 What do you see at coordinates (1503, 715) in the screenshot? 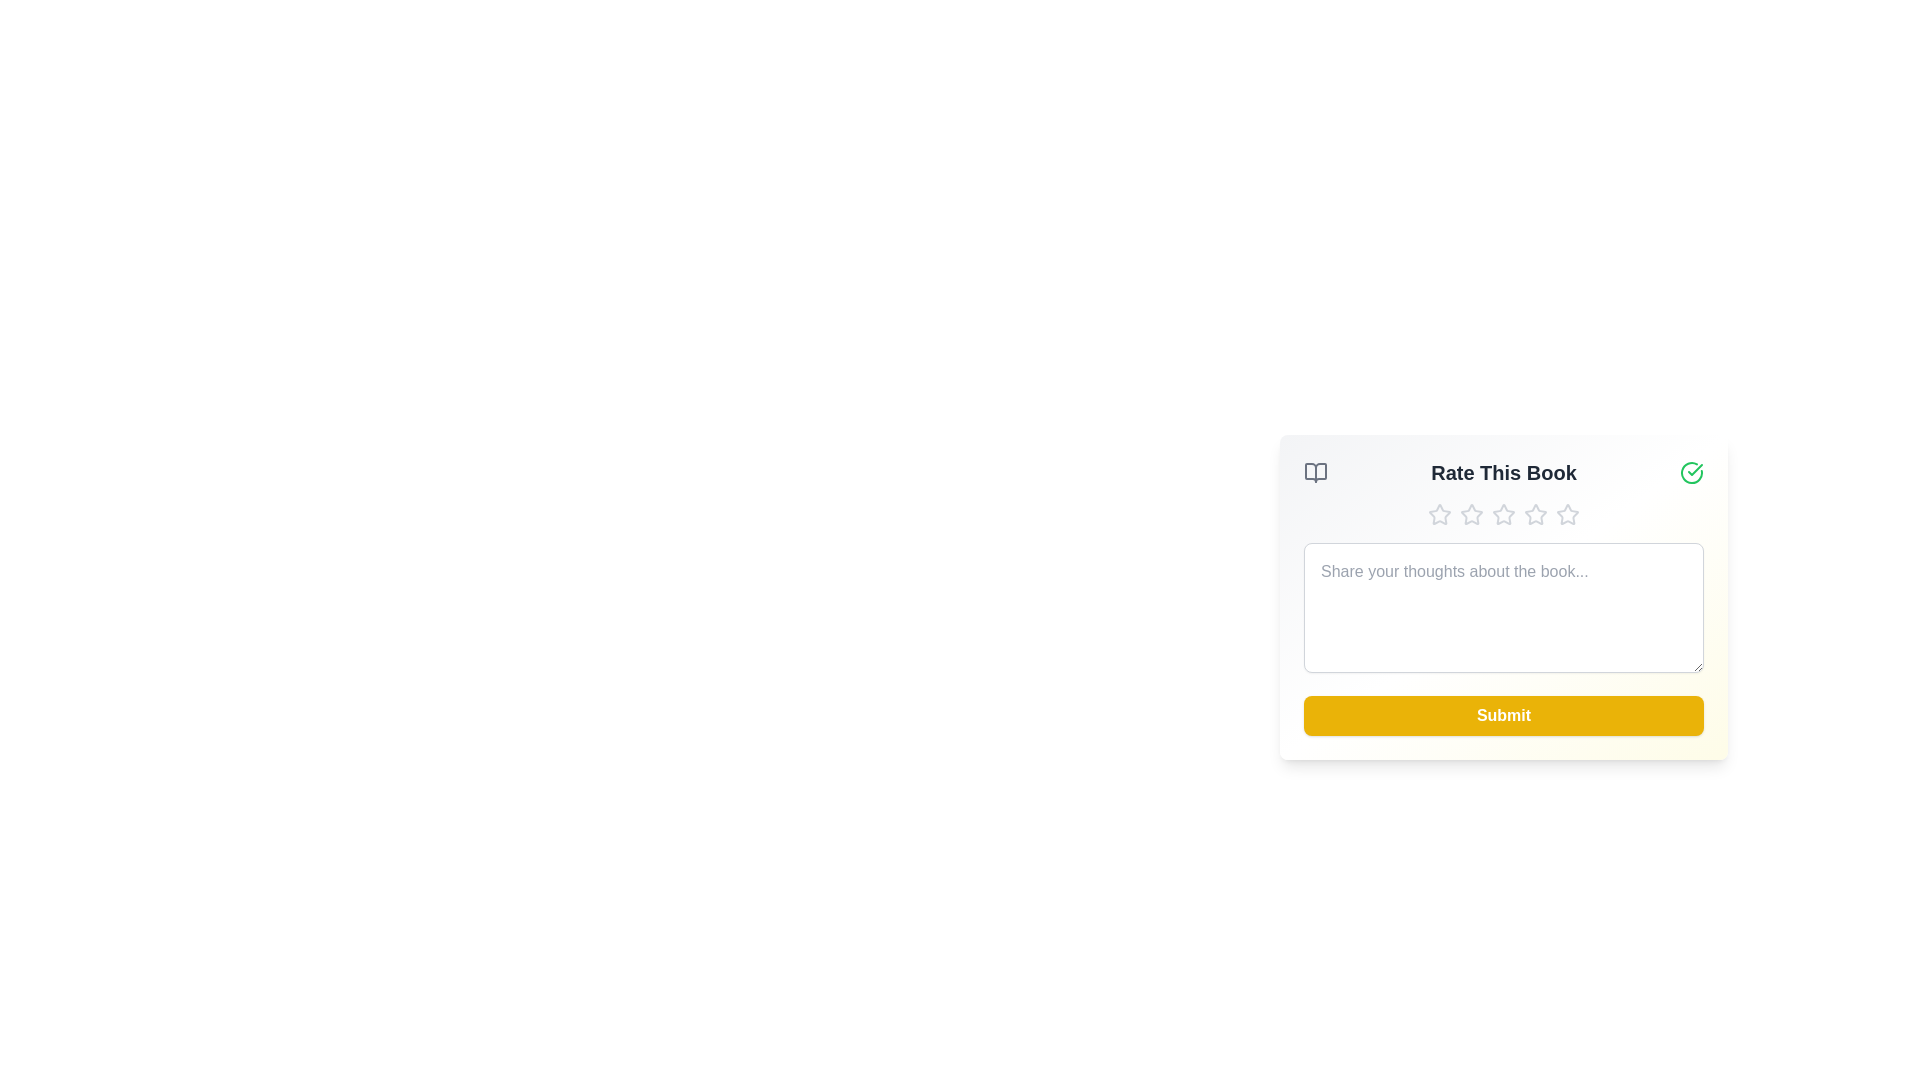
I see `'Submit' button to submit the rating and comment` at bounding box center [1503, 715].